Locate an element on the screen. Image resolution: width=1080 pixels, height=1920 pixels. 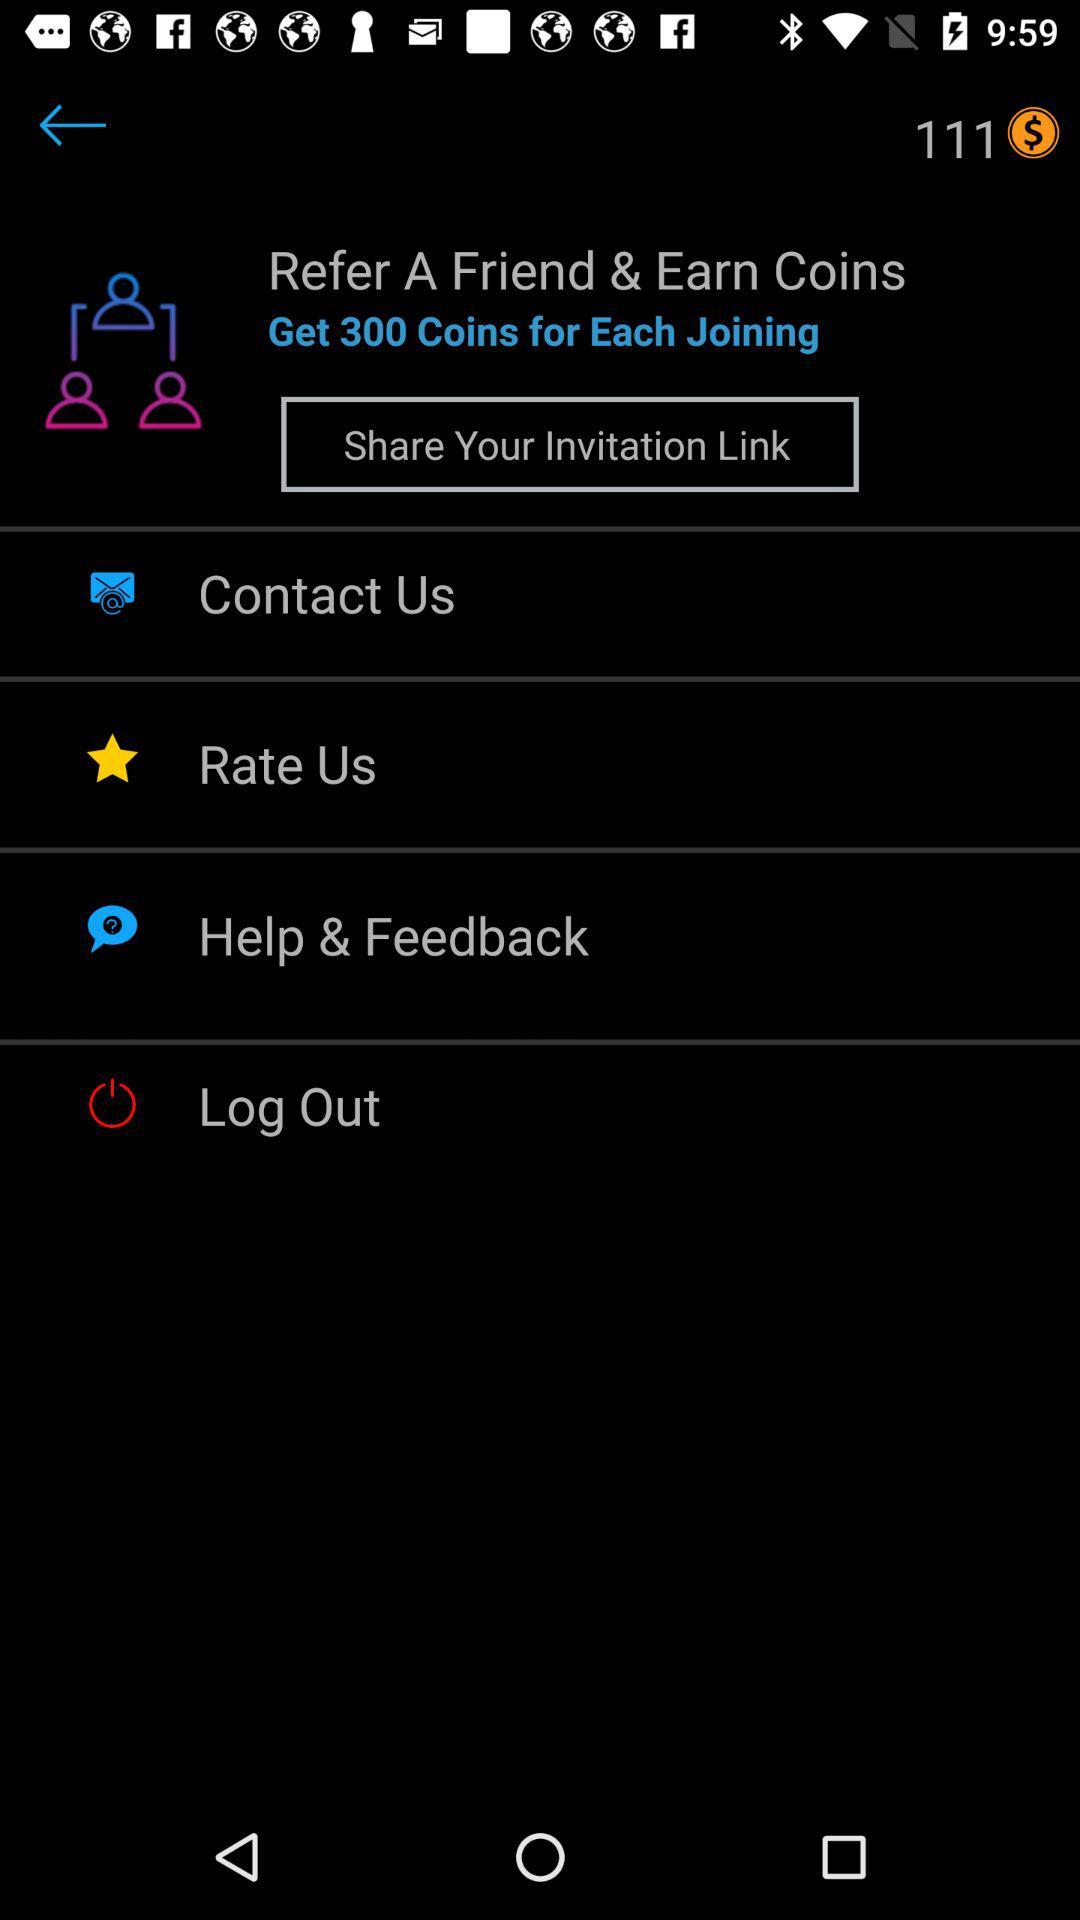
text below rate us is located at coordinates (393, 934).